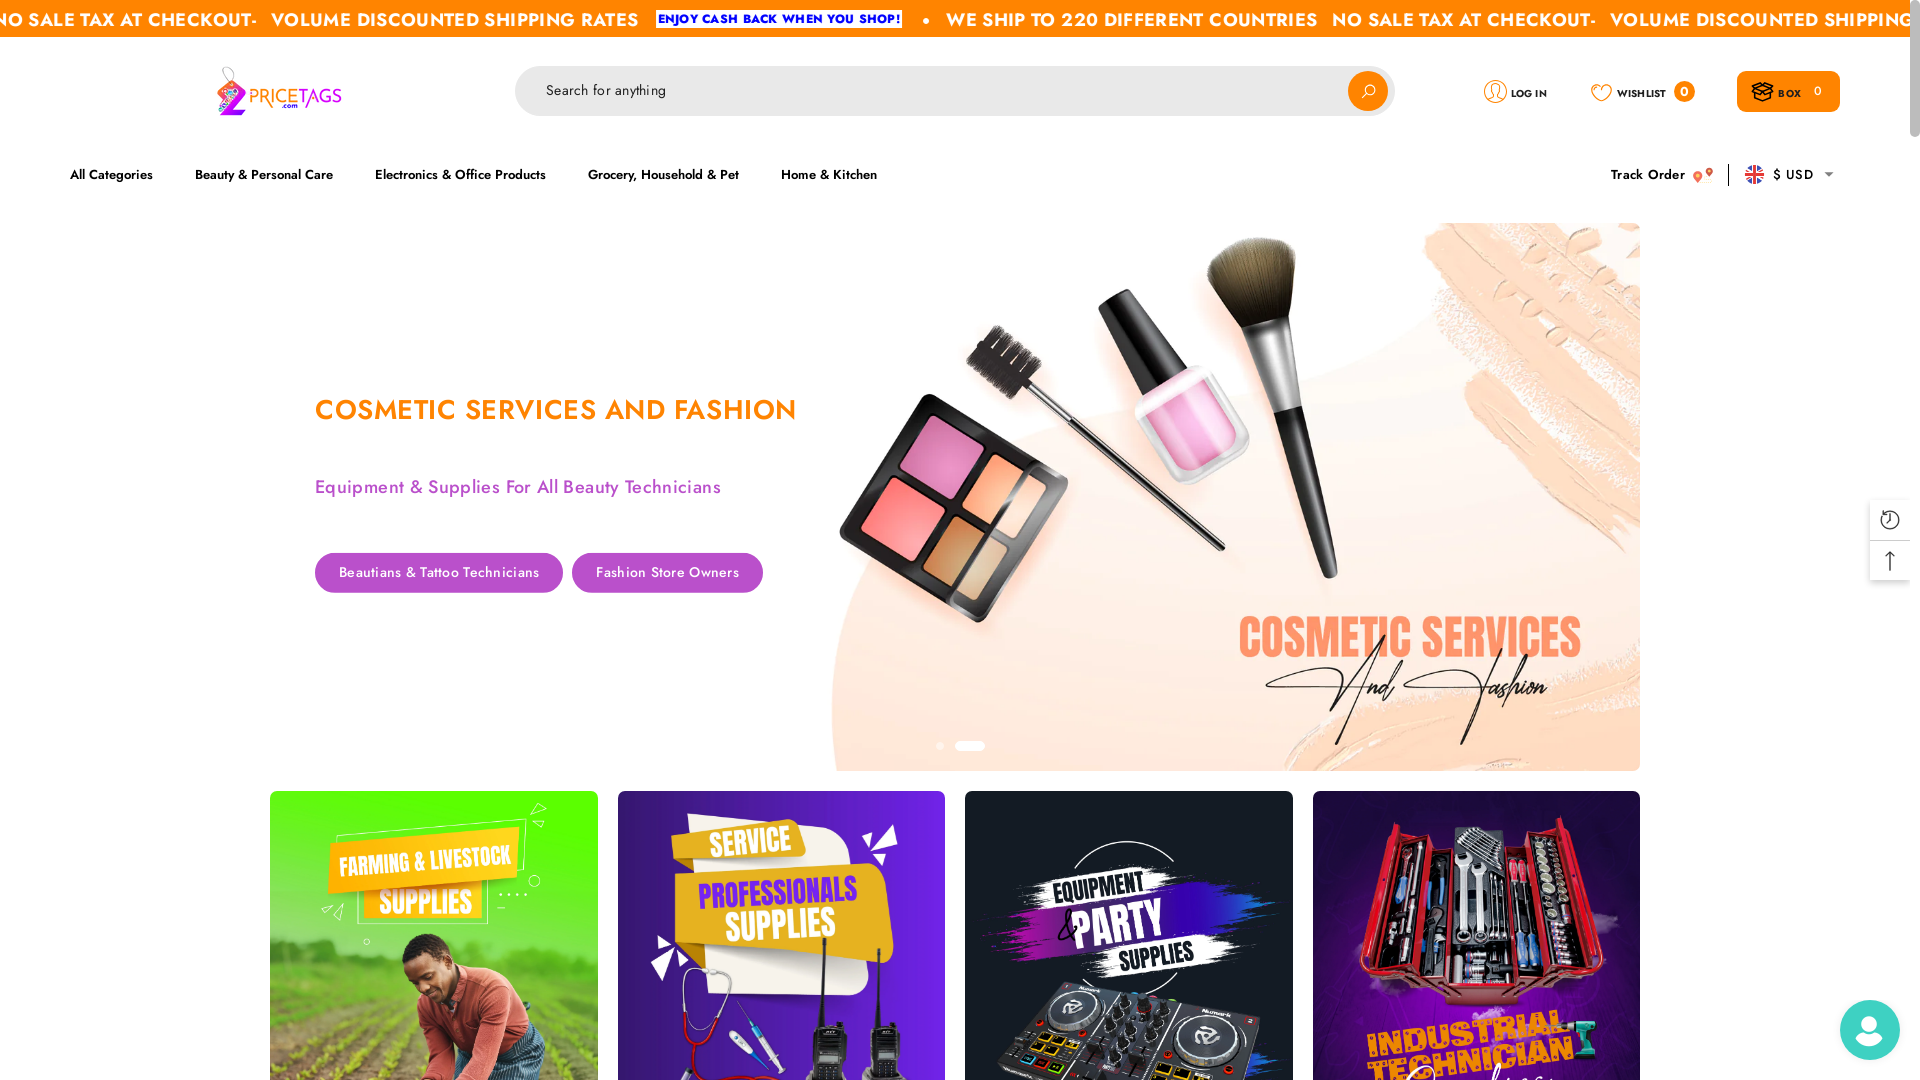  What do you see at coordinates (406, 574) in the screenshot?
I see `'Culinary Professional'` at bounding box center [406, 574].